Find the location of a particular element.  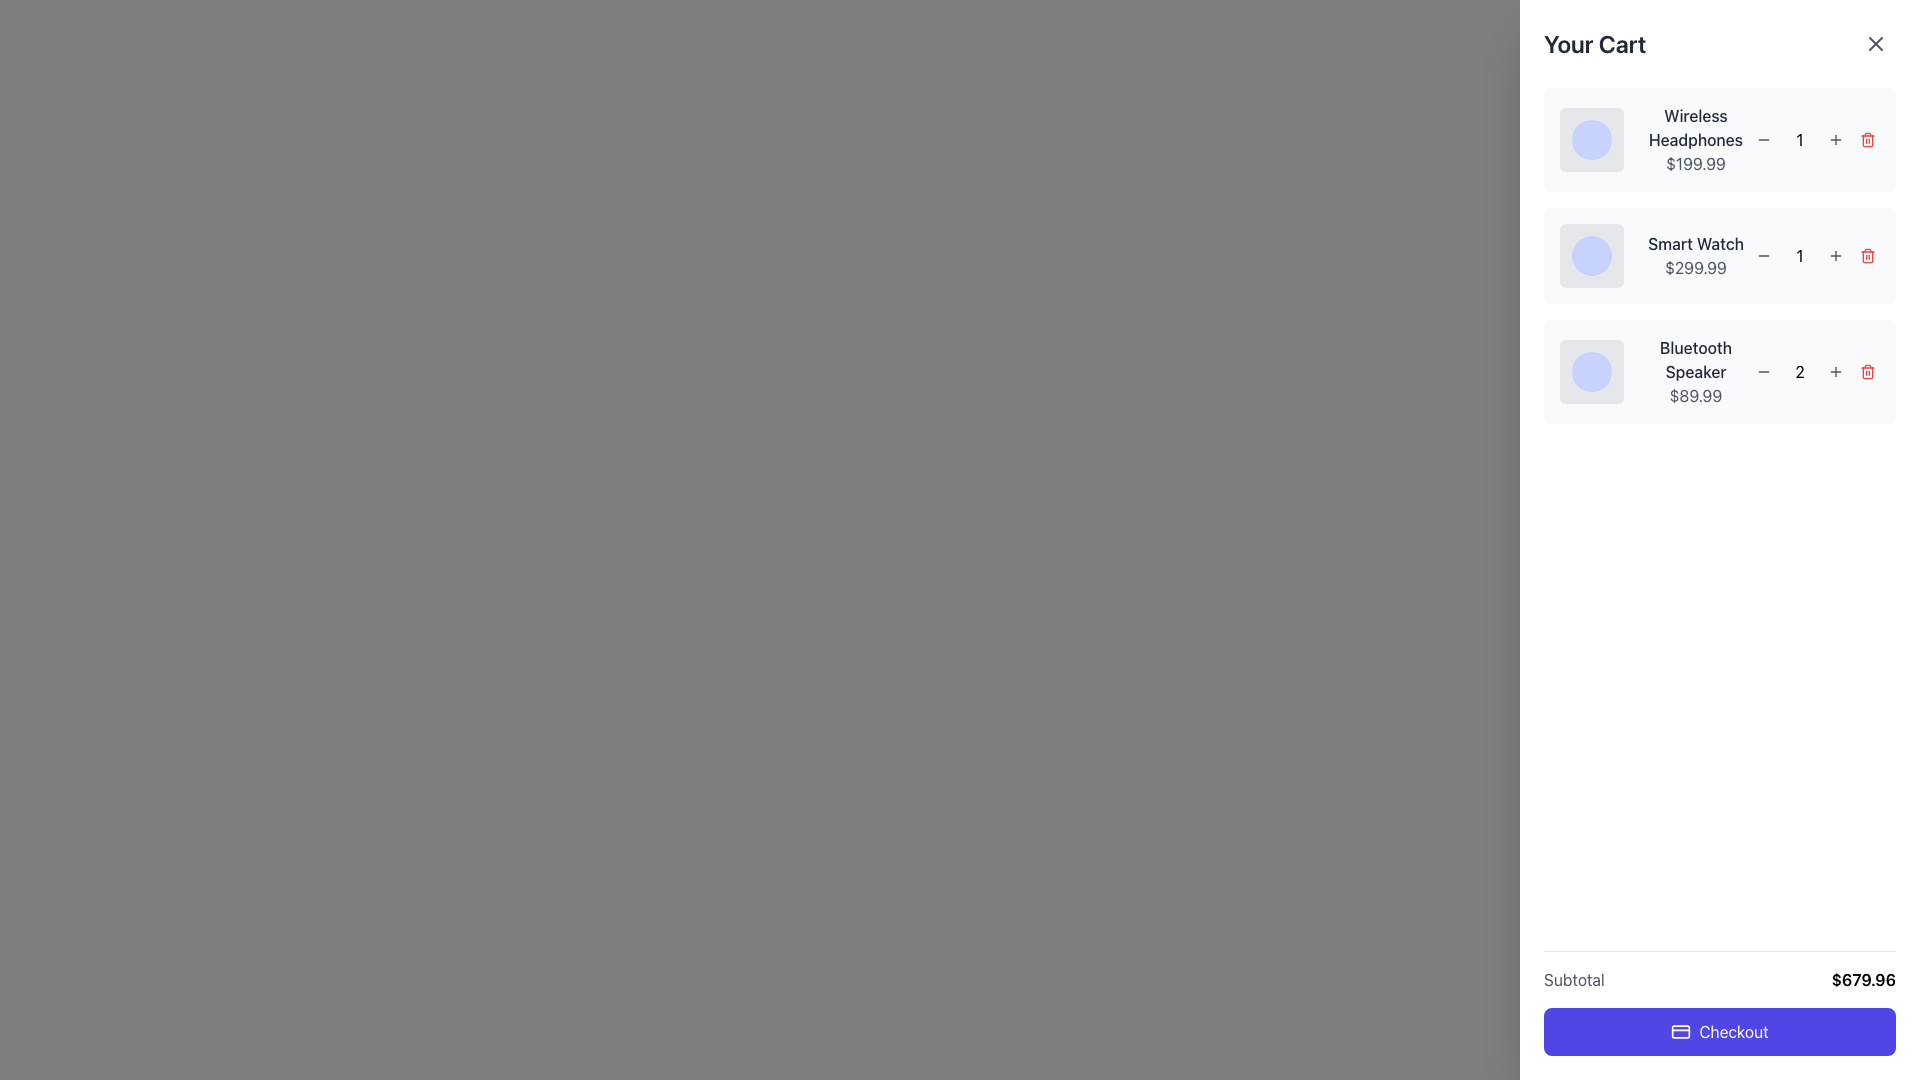

the icon button with a grey plus sign, located to the right of the quantity display in the cart interface, to observe the hover effect is located at coordinates (1836, 138).